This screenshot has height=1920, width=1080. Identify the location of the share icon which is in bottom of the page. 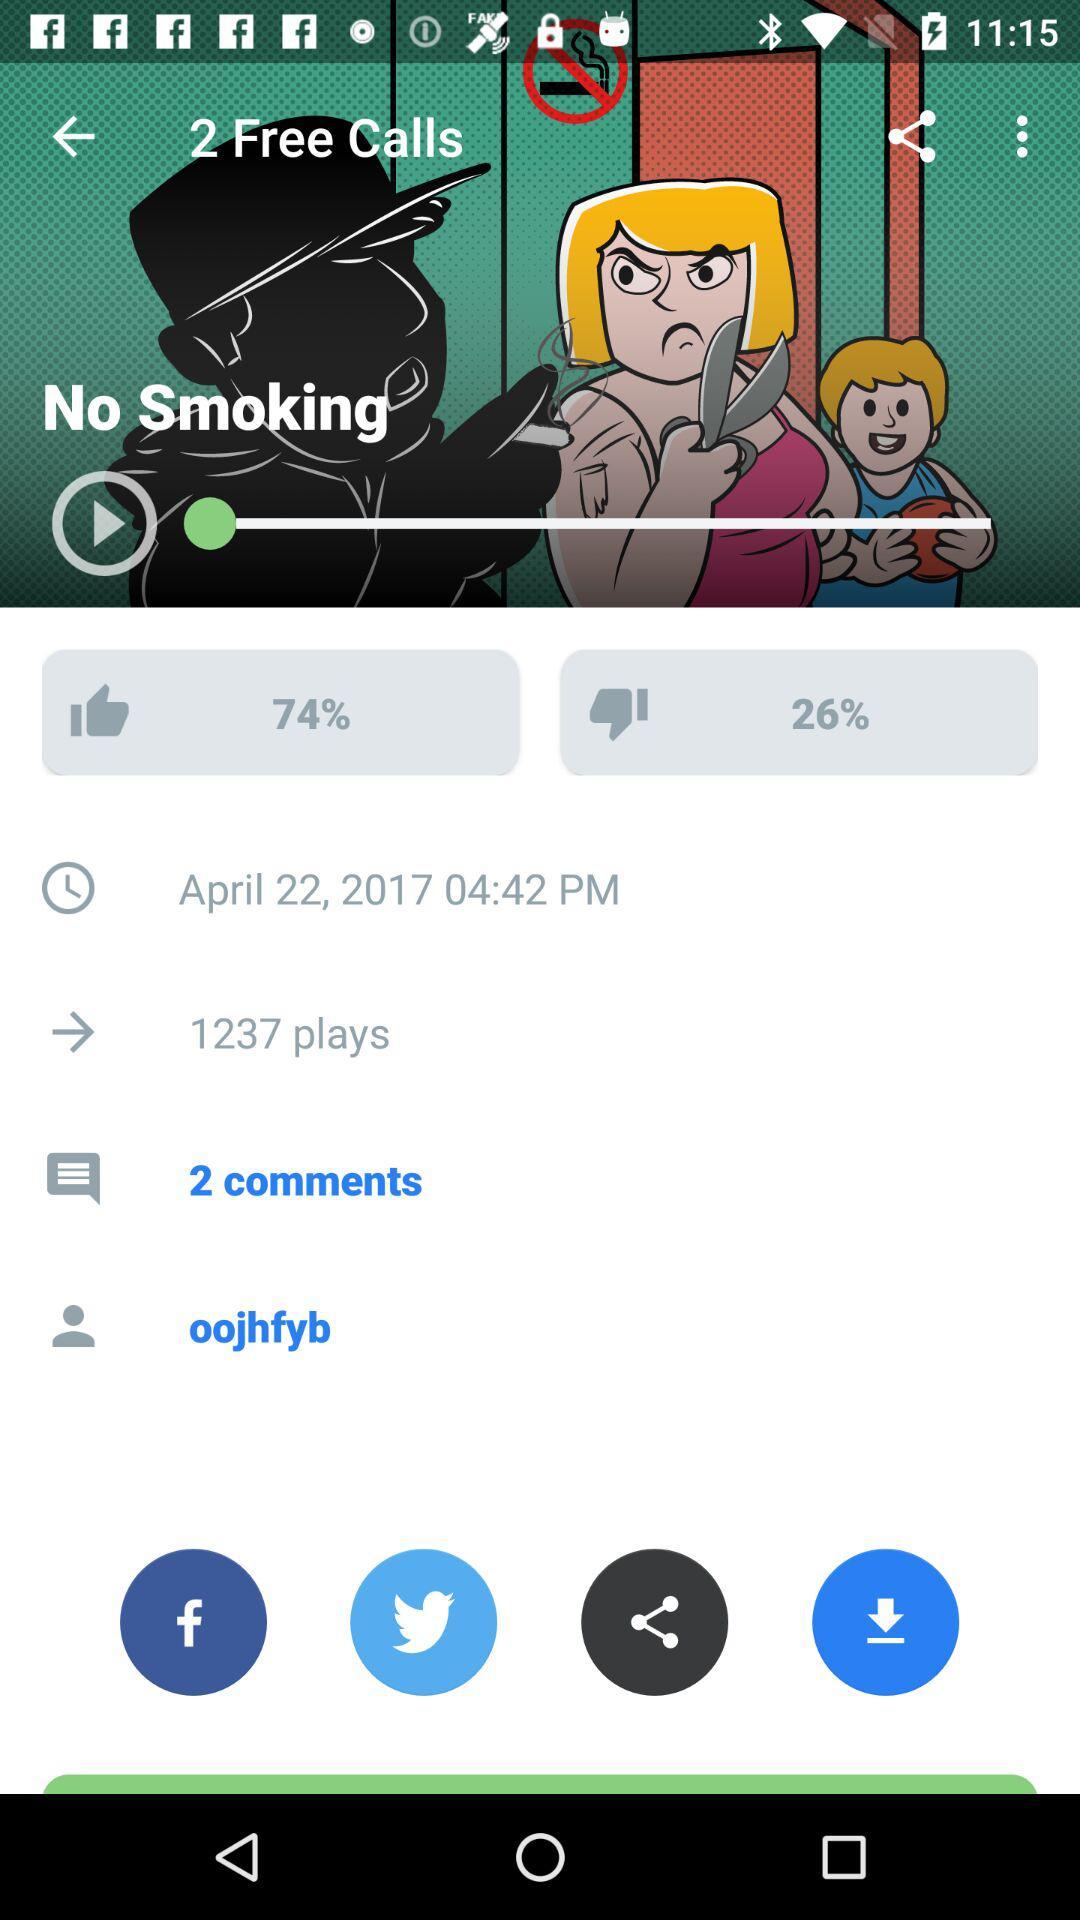
(654, 1622).